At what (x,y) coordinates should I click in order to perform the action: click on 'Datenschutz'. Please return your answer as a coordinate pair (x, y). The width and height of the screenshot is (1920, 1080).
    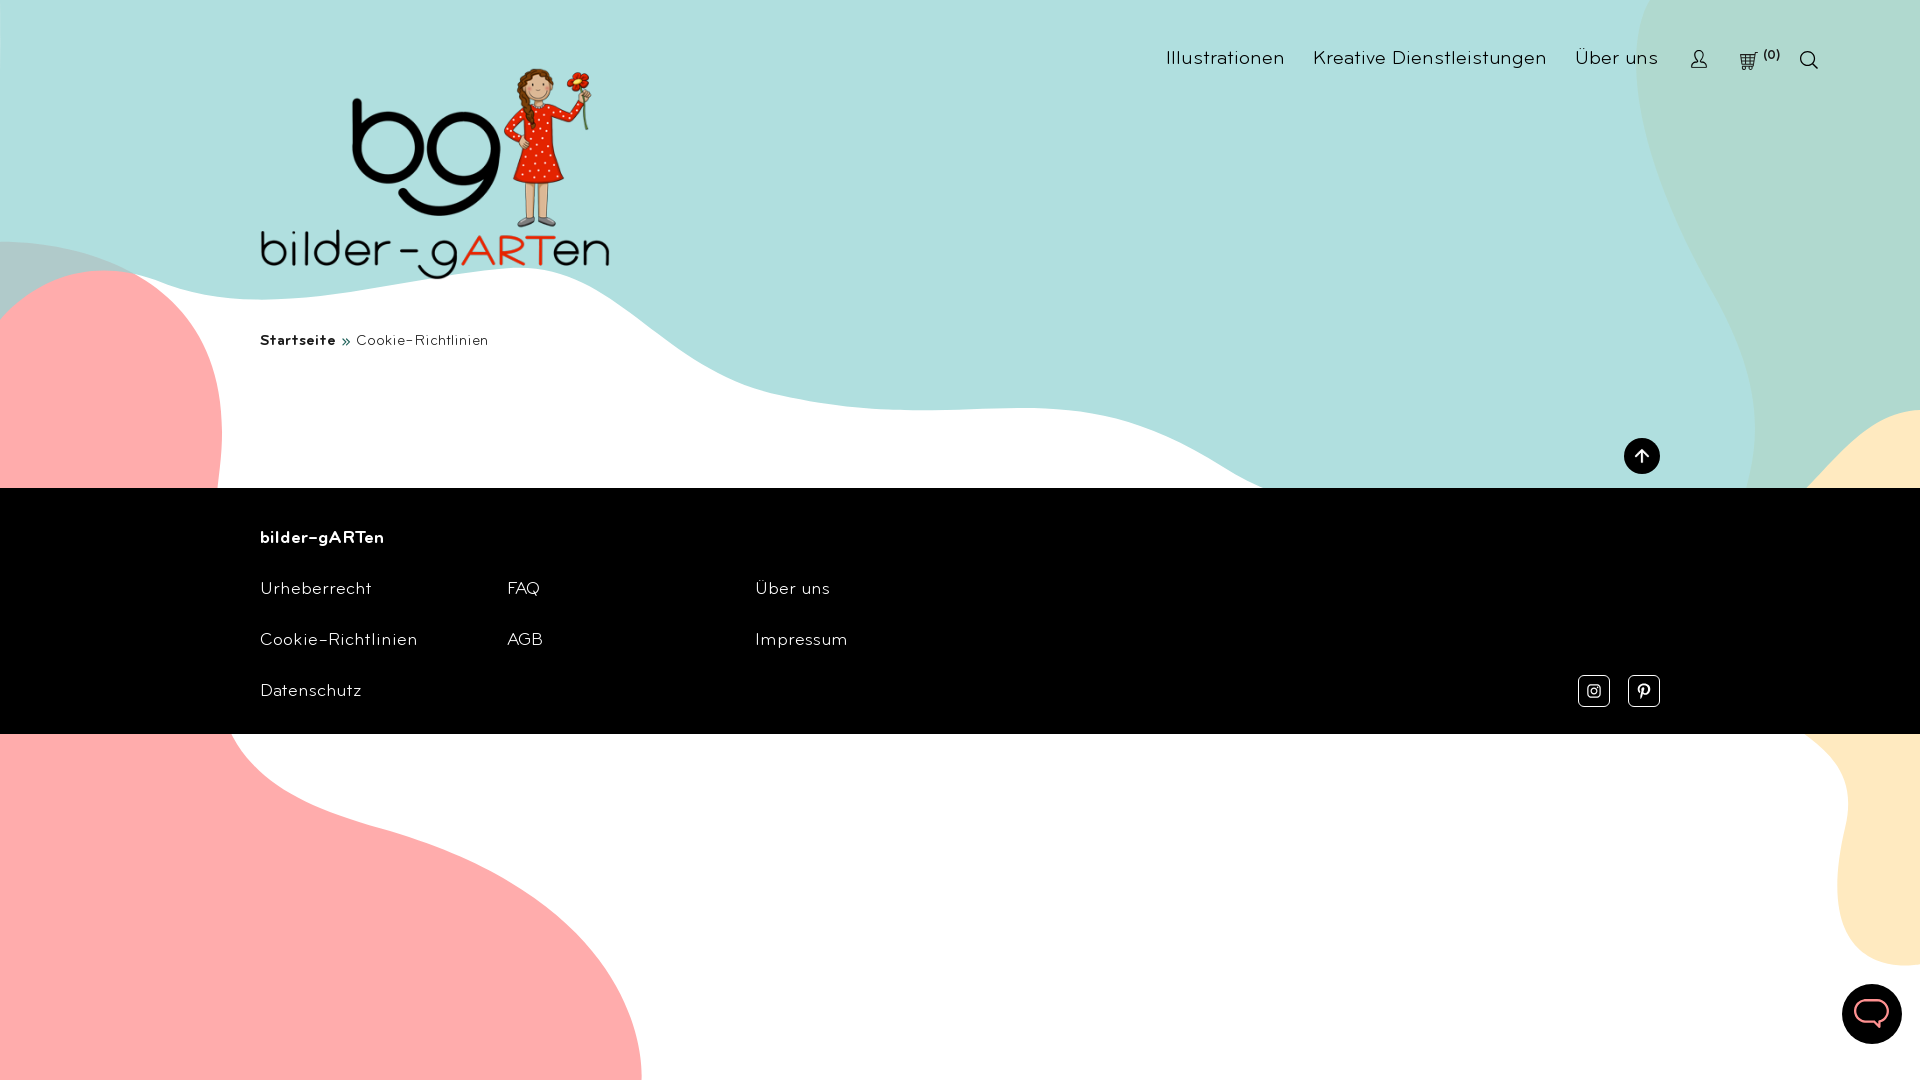
    Looking at the image, I should click on (309, 690).